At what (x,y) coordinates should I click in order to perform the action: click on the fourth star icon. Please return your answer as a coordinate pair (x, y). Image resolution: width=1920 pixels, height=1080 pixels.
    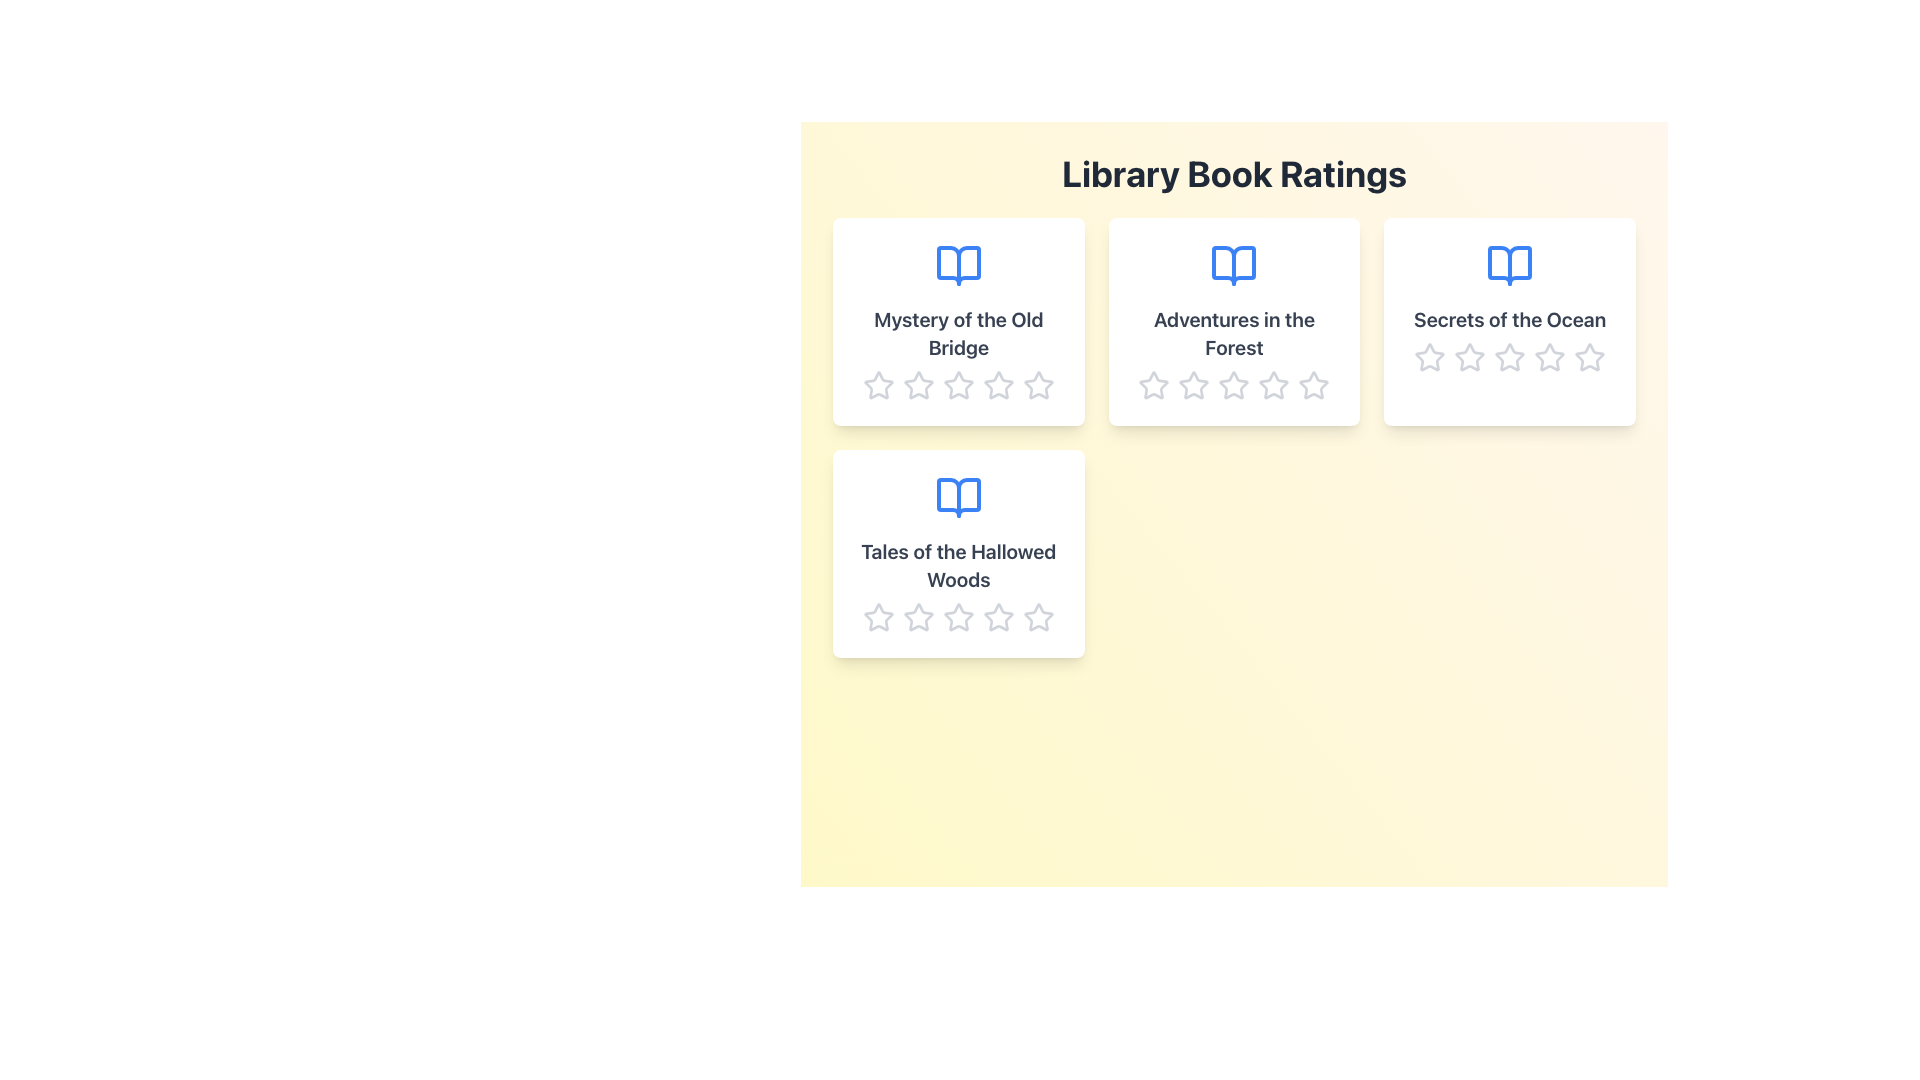
    Looking at the image, I should click on (998, 616).